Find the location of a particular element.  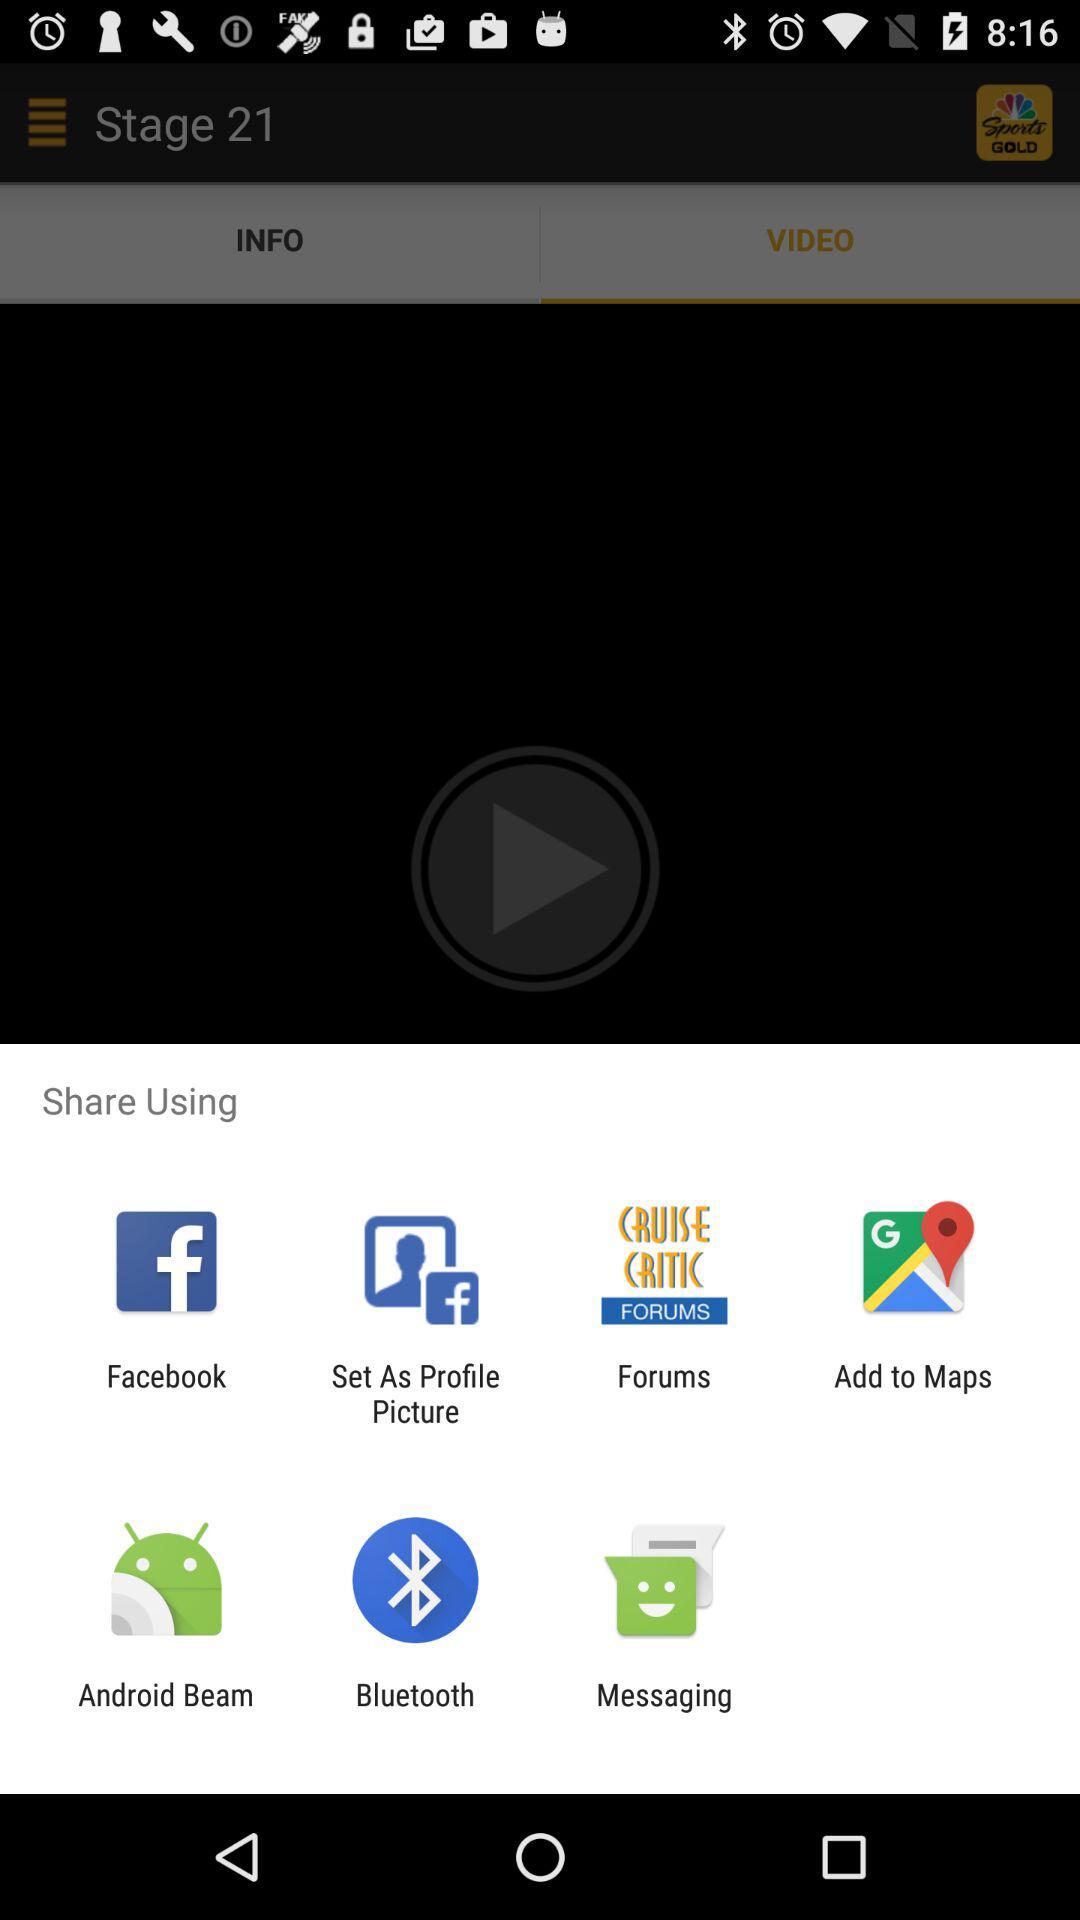

icon to the right of the set as profile item is located at coordinates (664, 1392).